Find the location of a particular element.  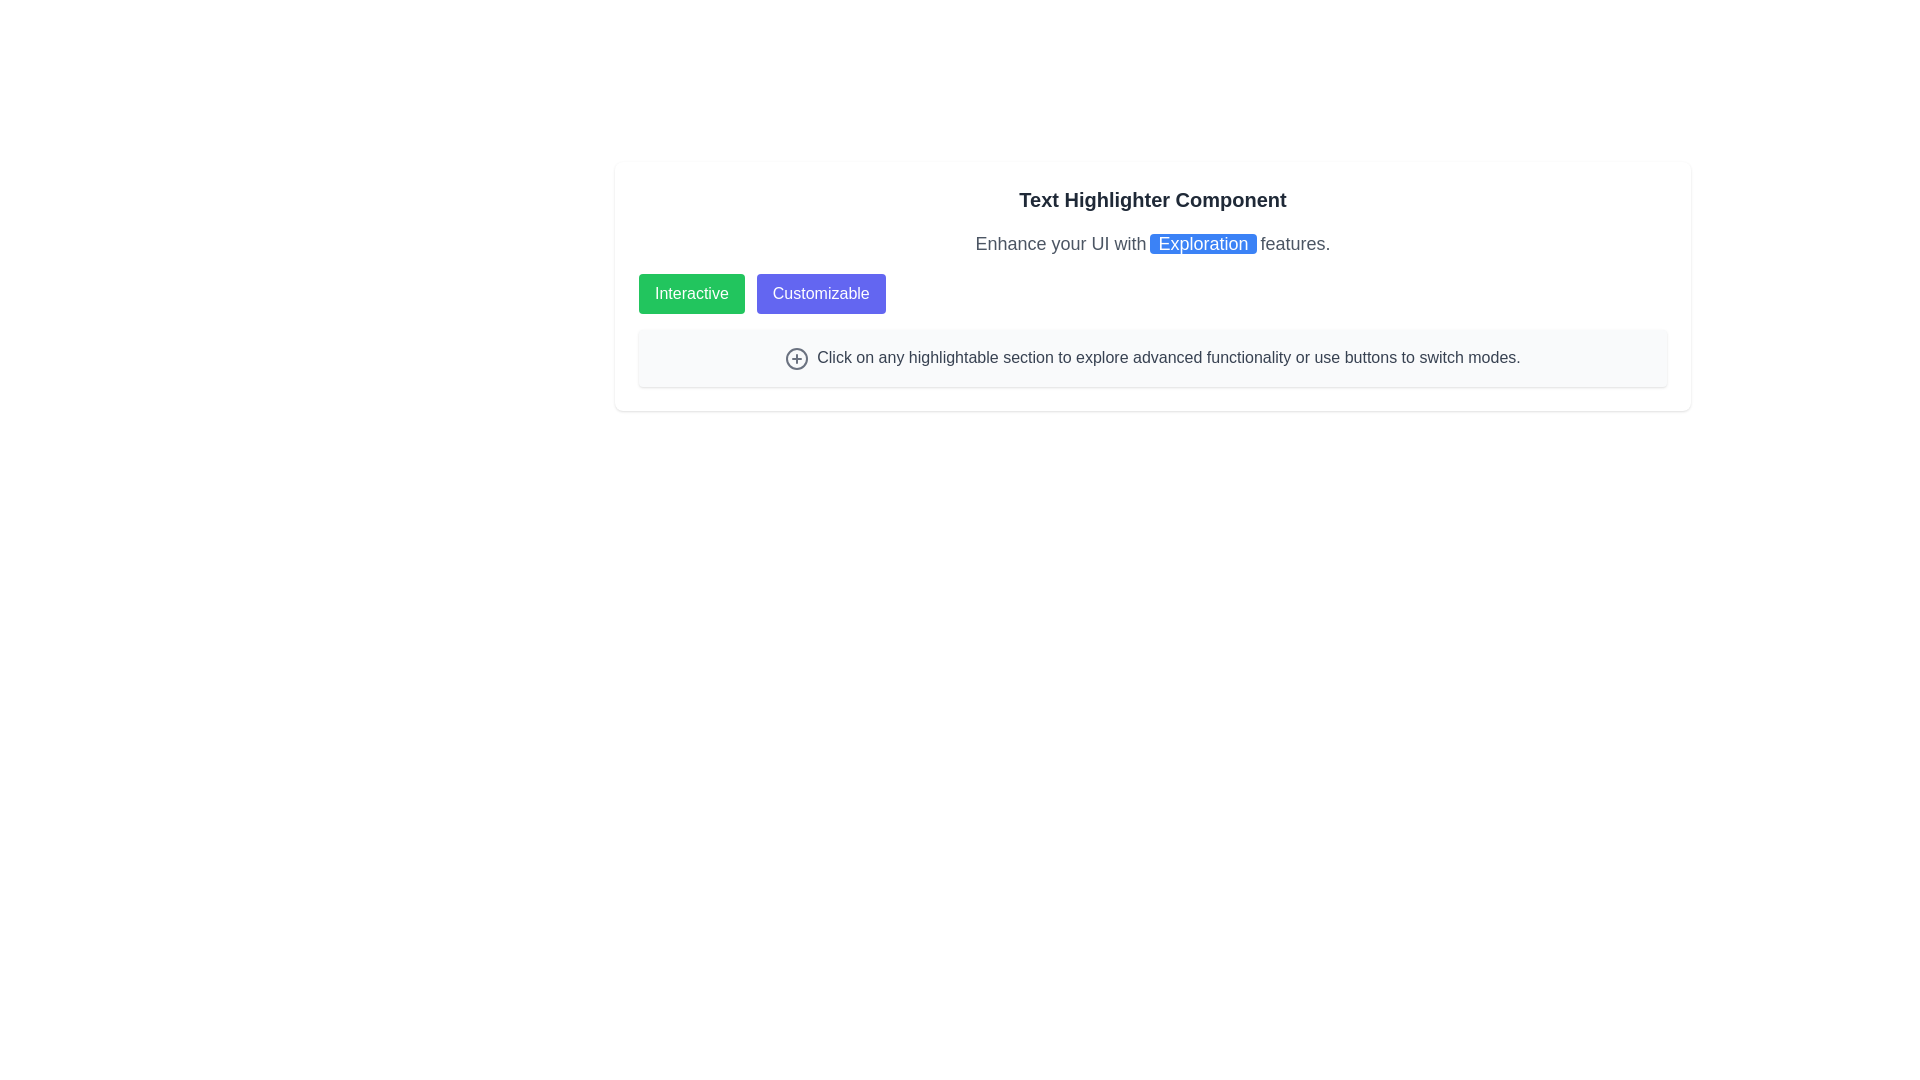

the button labeled 'Exploration' which has a blue background and white text, distinctively styled and positioned within the sentence 'Enhance your UI with Exploration features.' is located at coordinates (1202, 242).